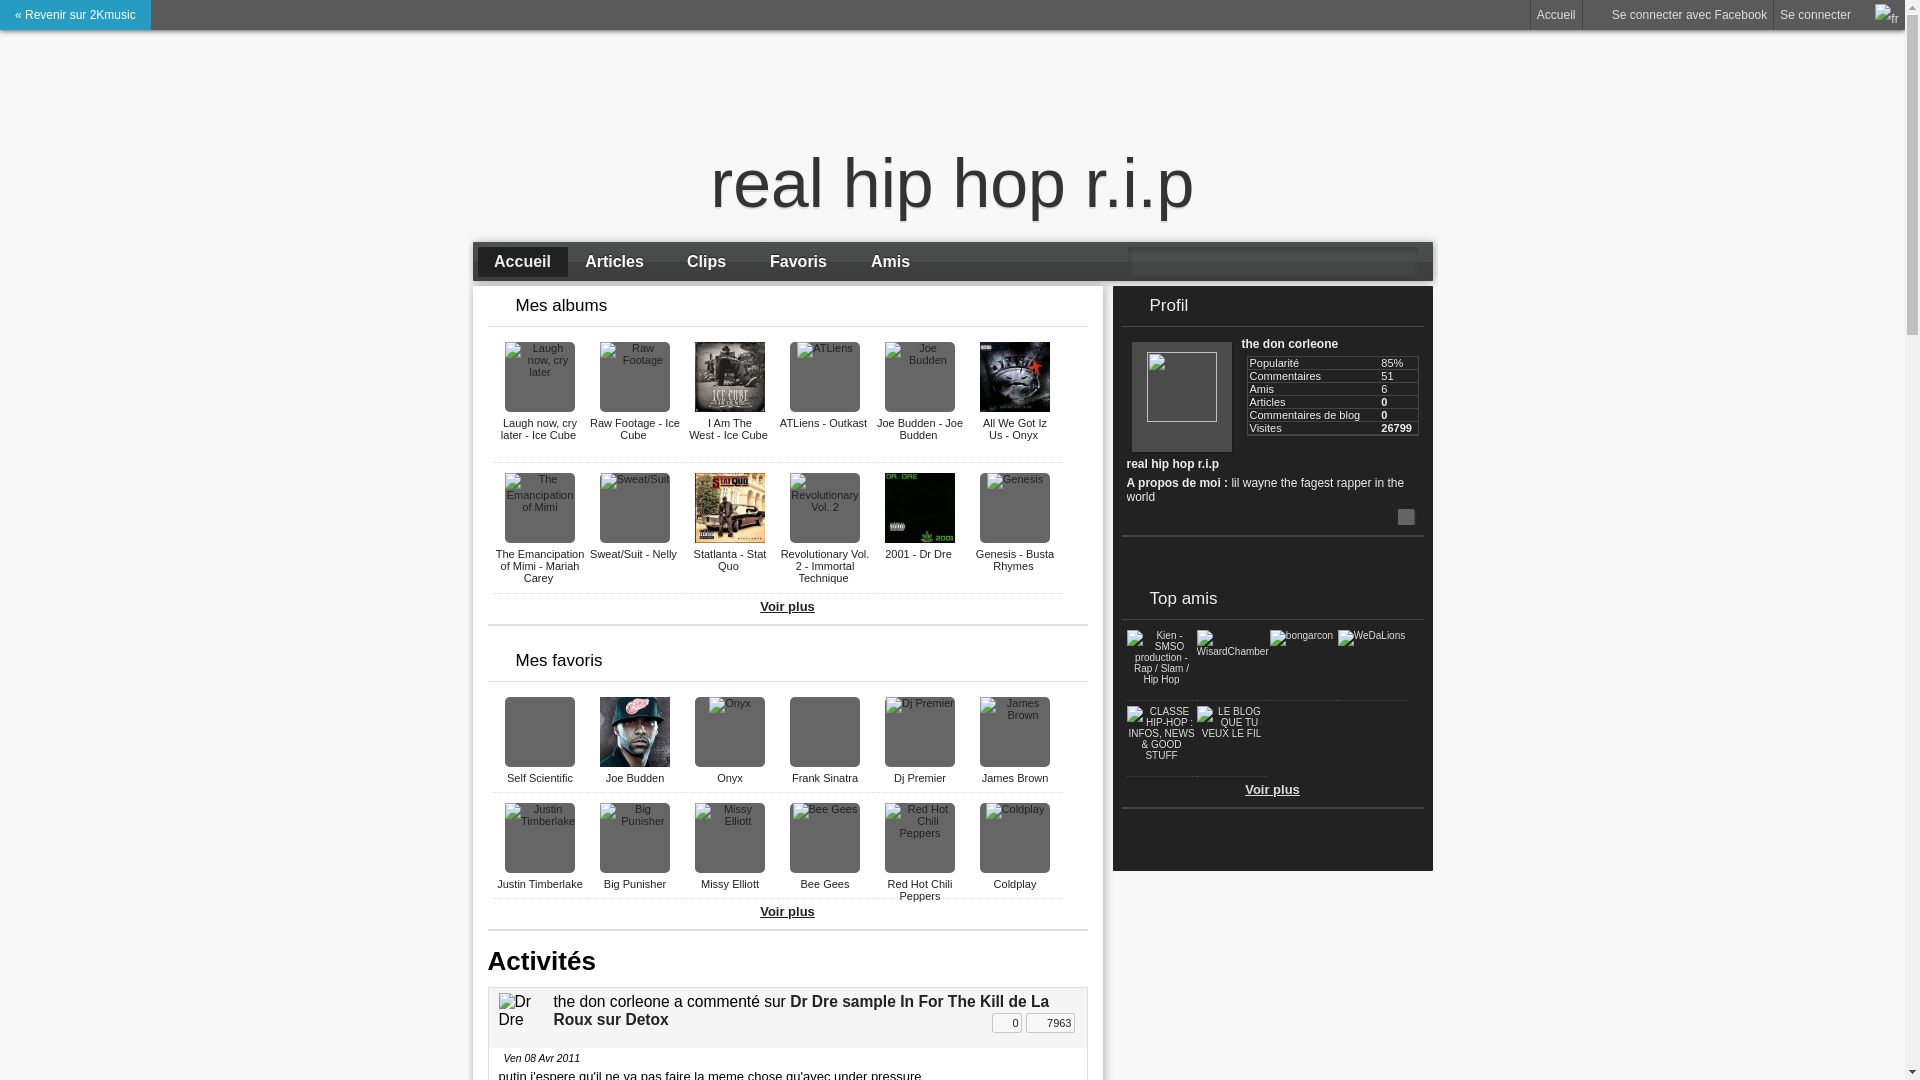 The width and height of the screenshot is (1920, 1080). I want to click on 'Frank Sinatra', so click(825, 777).